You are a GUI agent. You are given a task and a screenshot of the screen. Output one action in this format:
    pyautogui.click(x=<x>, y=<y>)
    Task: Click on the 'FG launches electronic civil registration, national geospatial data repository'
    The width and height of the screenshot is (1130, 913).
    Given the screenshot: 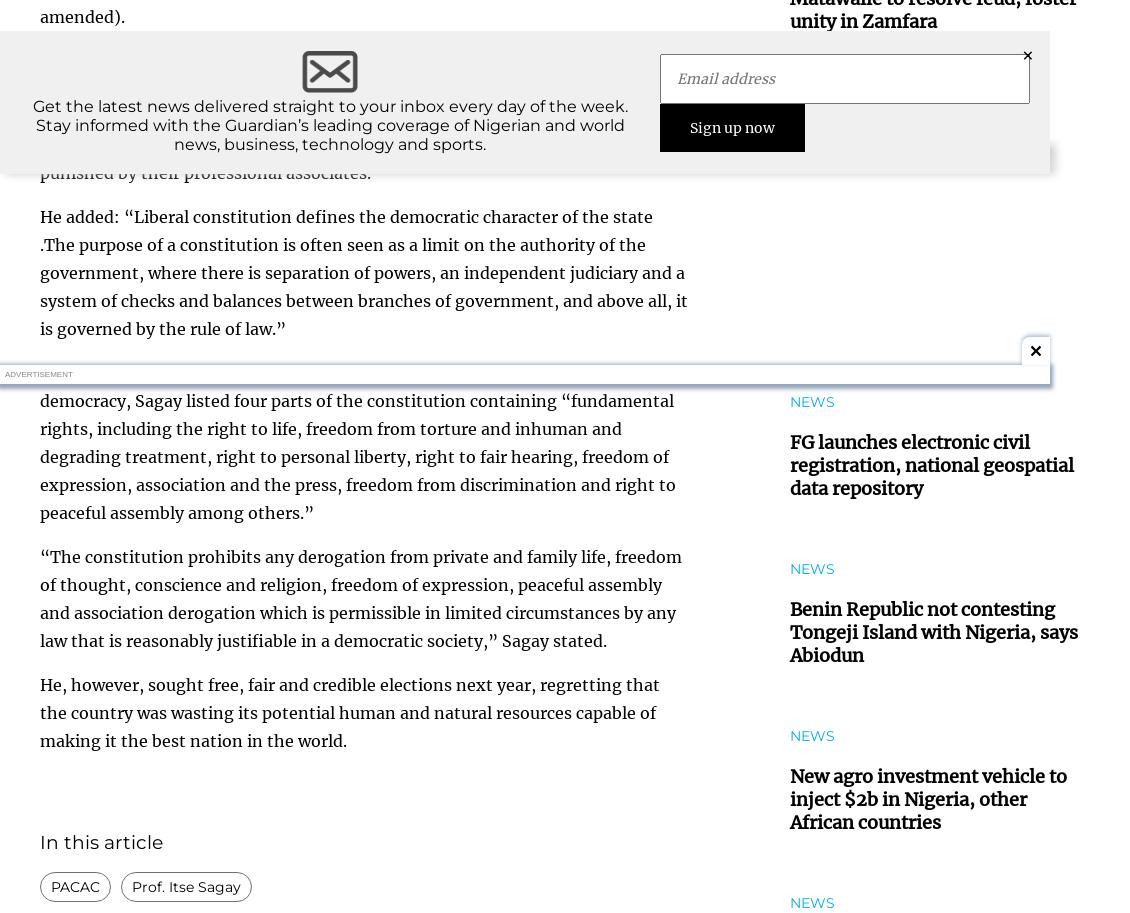 What is the action you would take?
    pyautogui.click(x=931, y=463)
    